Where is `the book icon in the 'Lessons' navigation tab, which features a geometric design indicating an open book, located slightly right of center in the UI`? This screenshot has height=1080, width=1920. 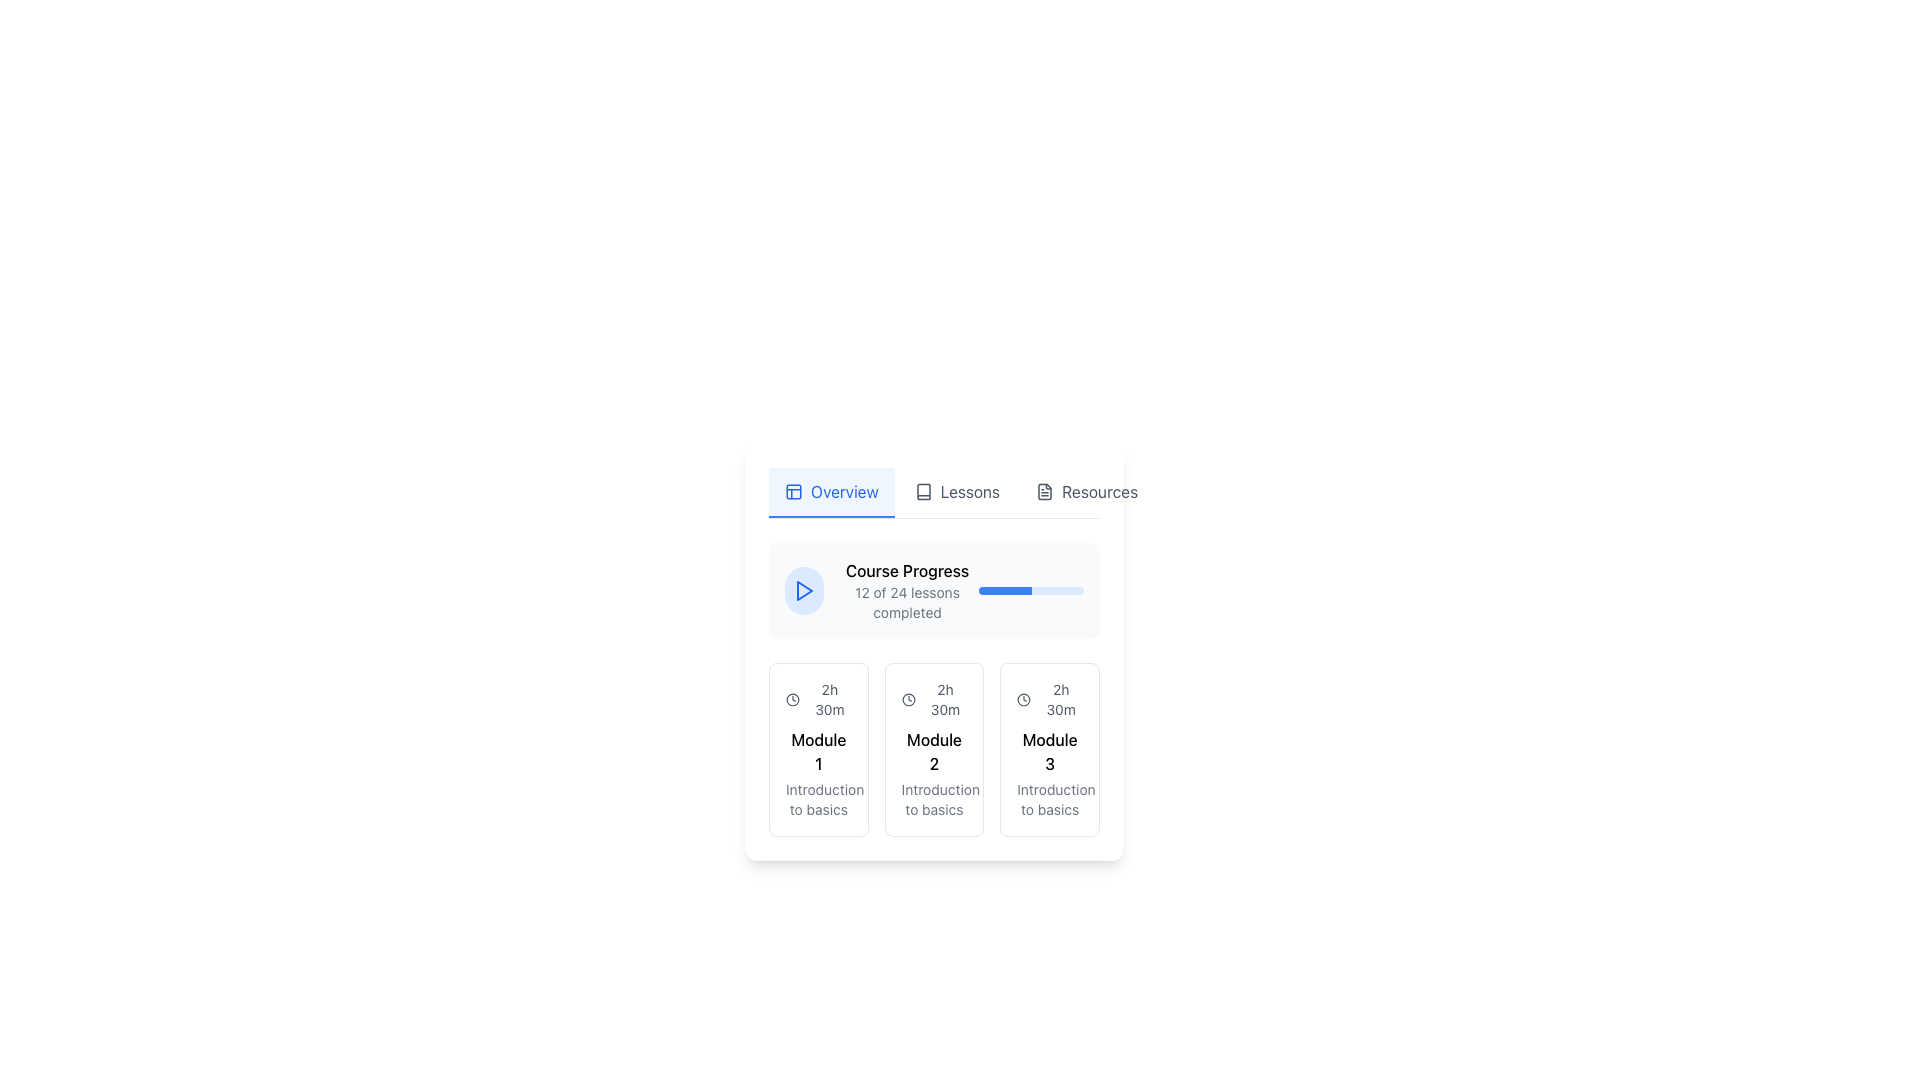
the book icon in the 'Lessons' navigation tab, which features a geometric design indicating an open book, located slightly right of center in the UI is located at coordinates (922, 492).